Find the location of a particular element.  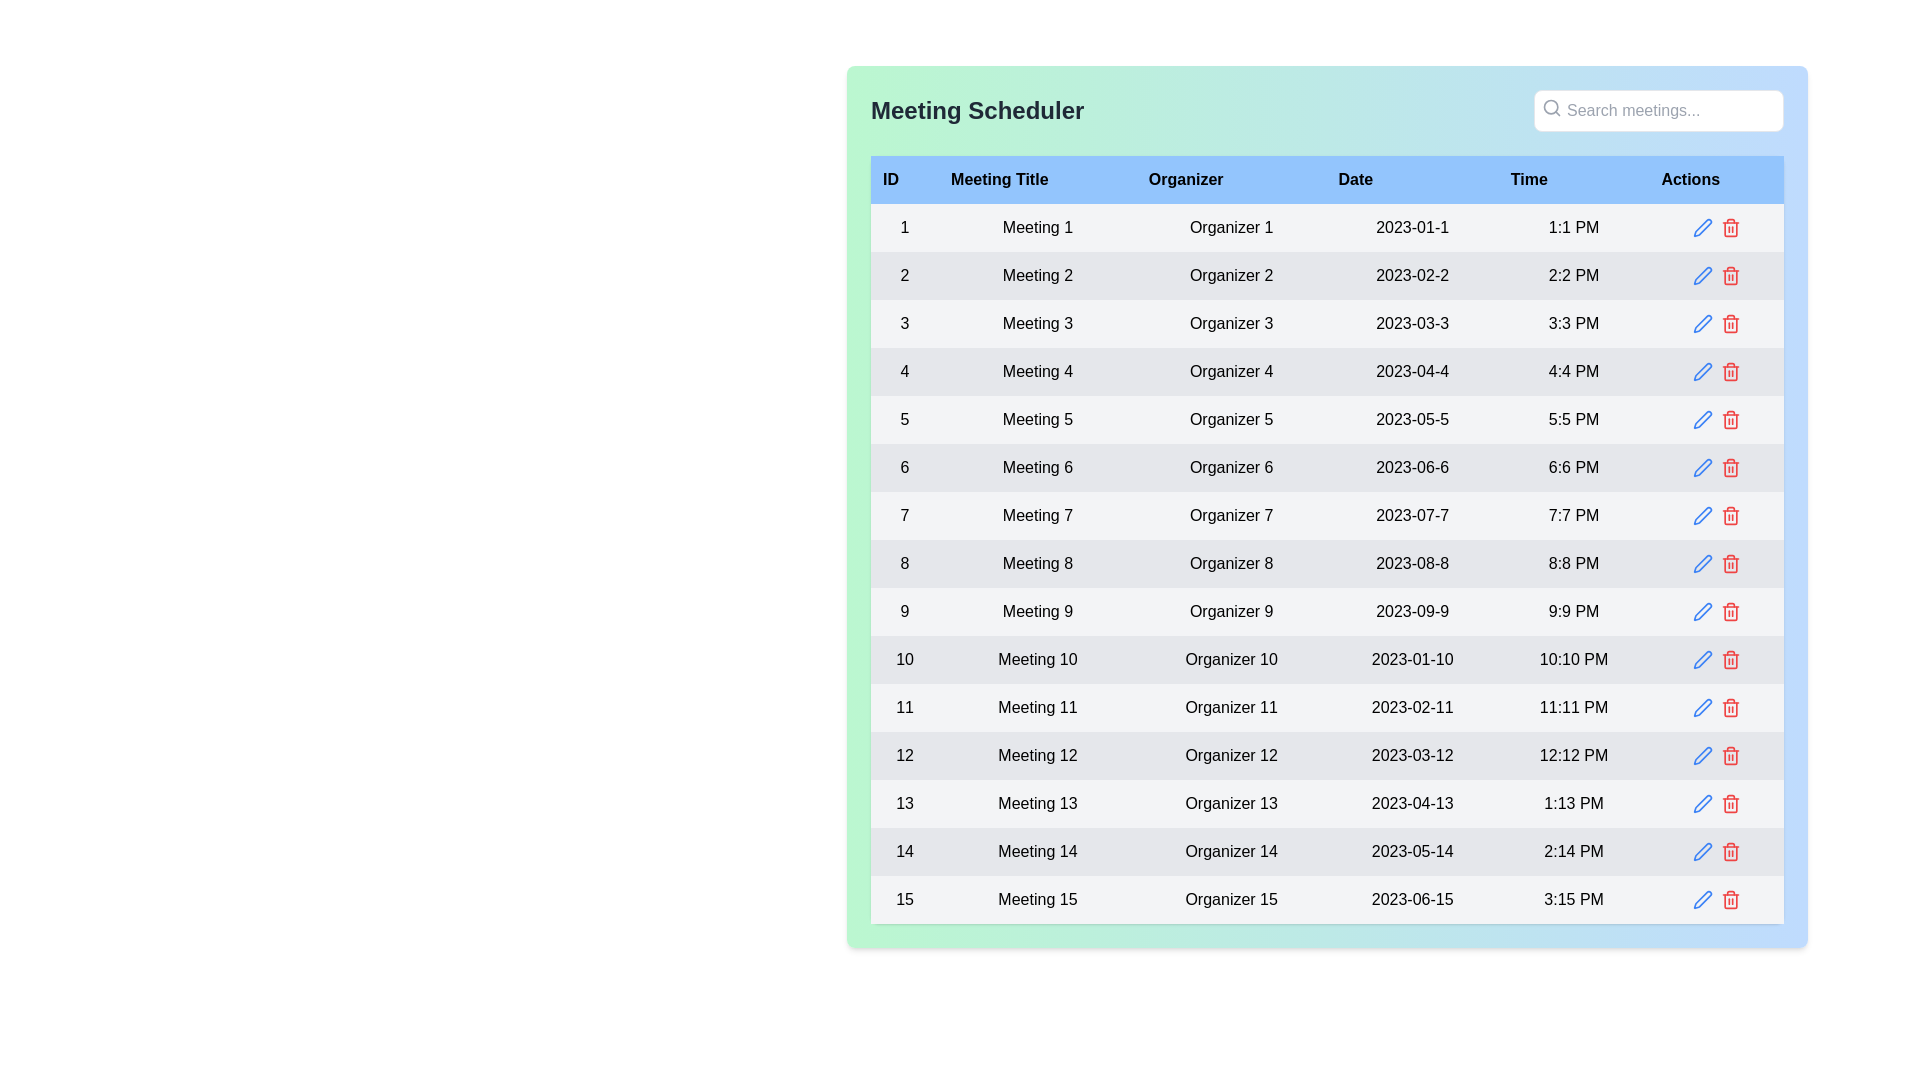

the delete button icon located in the 'Actions' column of the meeting table for 'Meeting 9' is located at coordinates (1729, 611).